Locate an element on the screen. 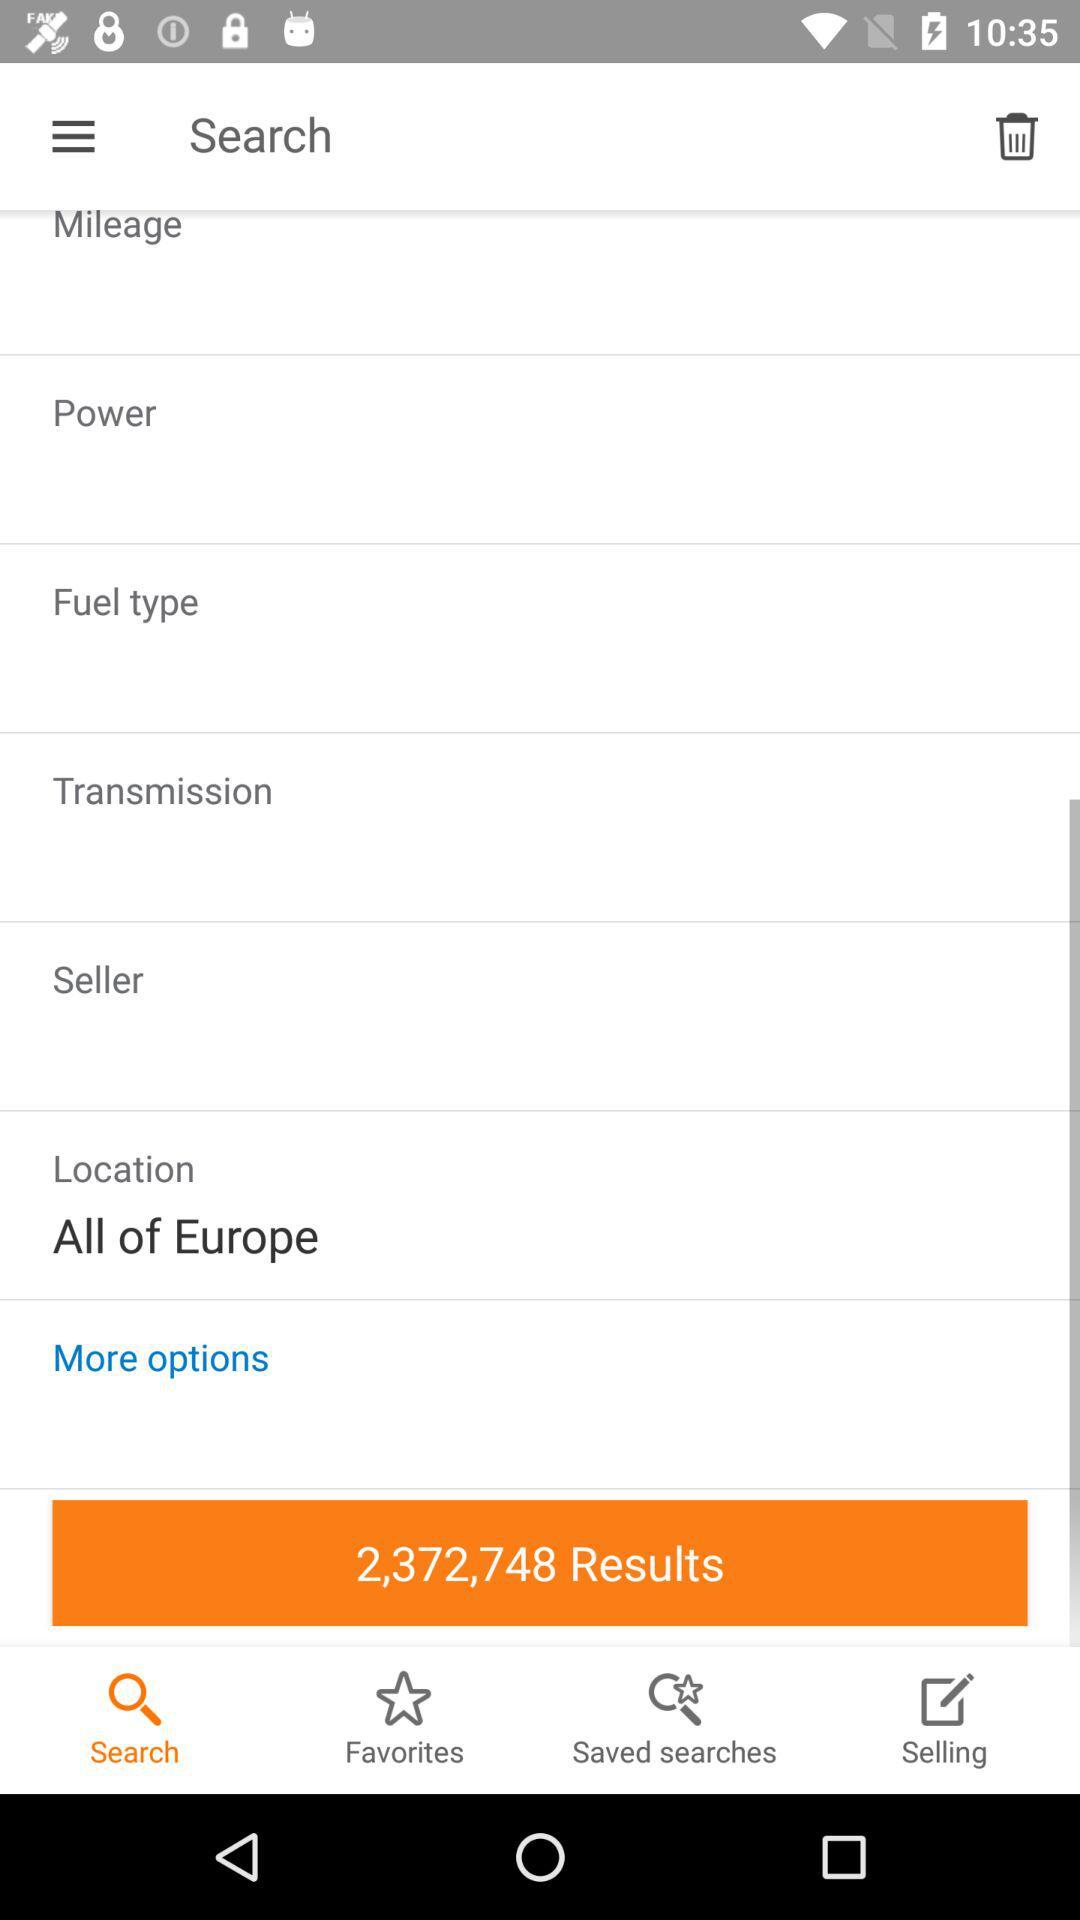  the item at the top right corner is located at coordinates (1017, 135).